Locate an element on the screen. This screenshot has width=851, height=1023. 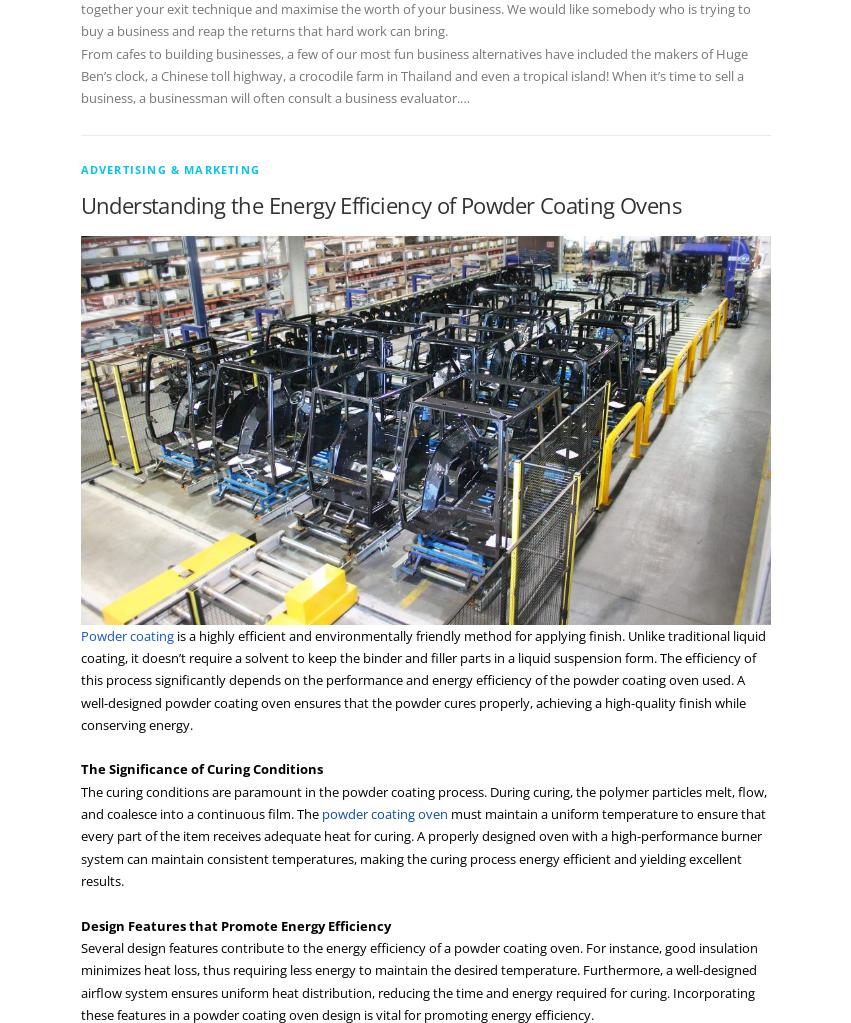
'The Significance of Curing Conditions' is located at coordinates (201, 767).